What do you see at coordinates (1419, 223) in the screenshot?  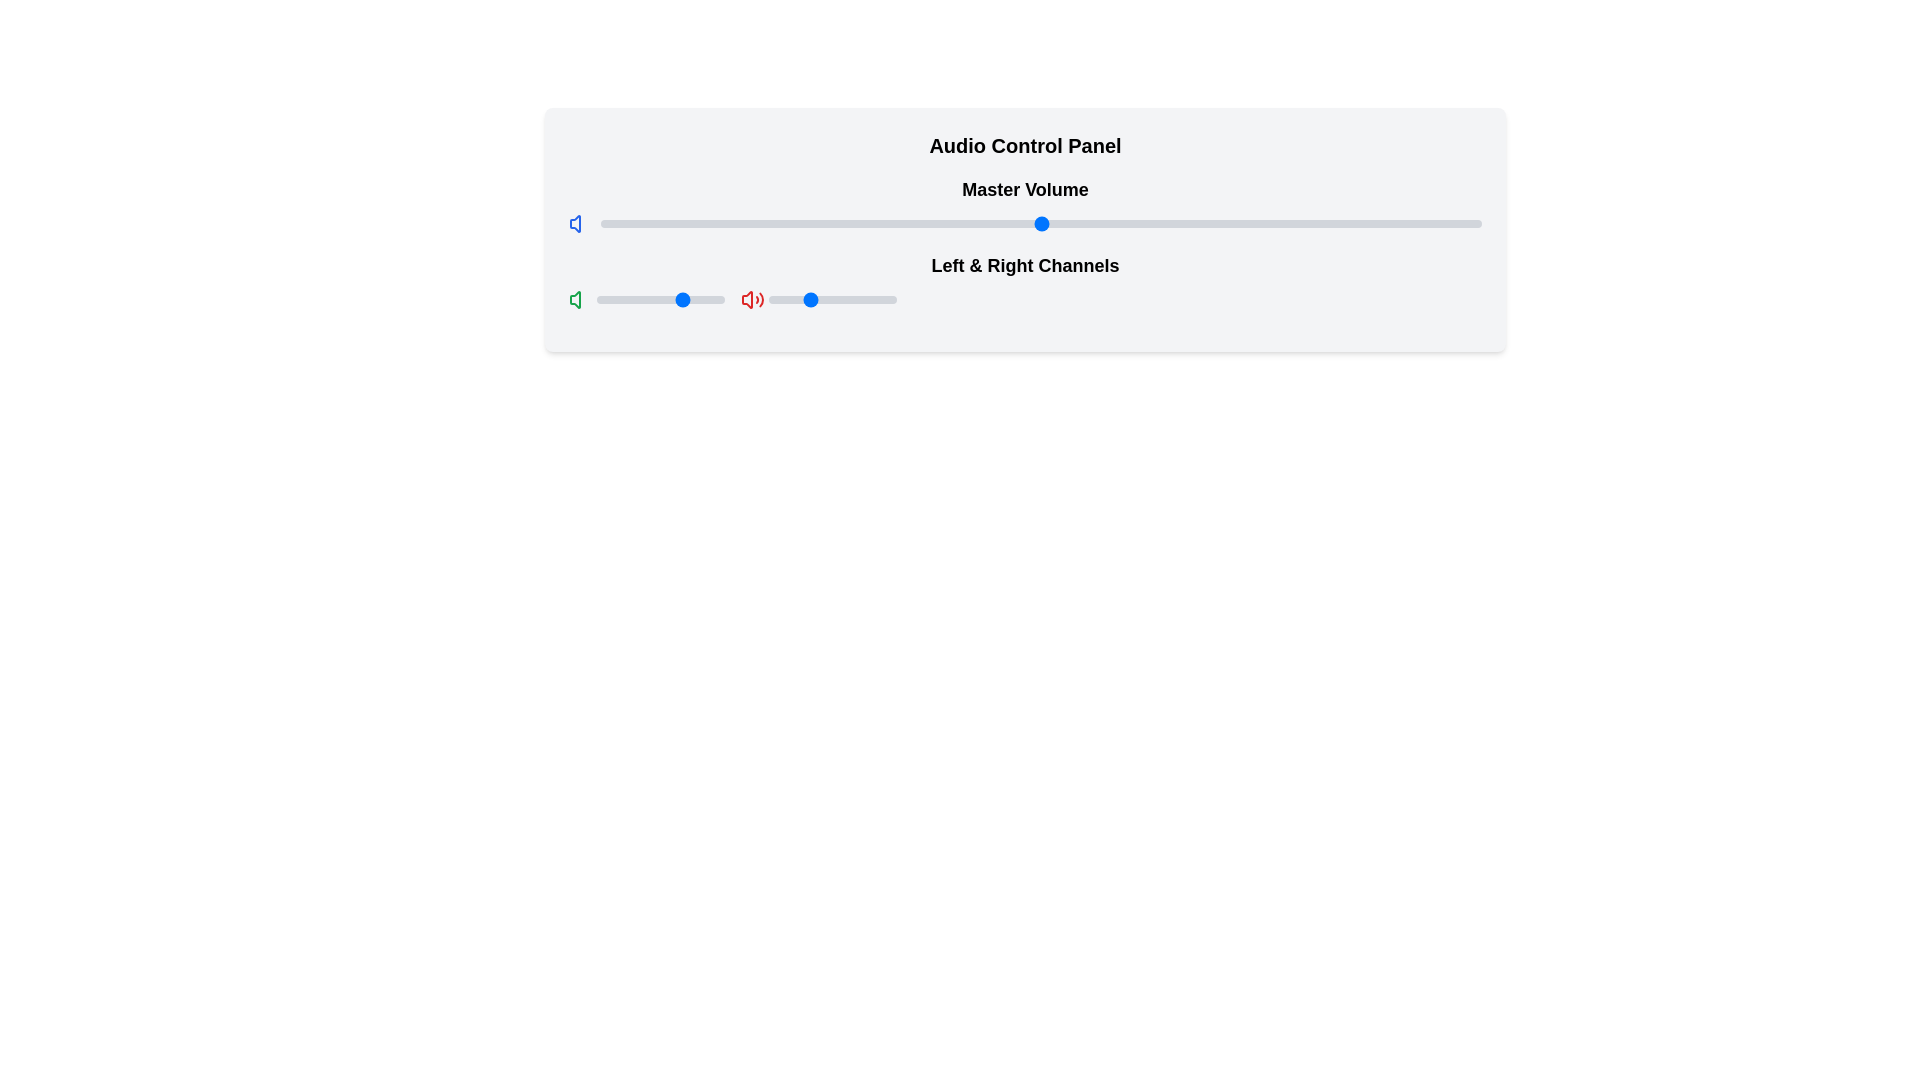 I see `the master volume` at bounding box center [1419, 223].